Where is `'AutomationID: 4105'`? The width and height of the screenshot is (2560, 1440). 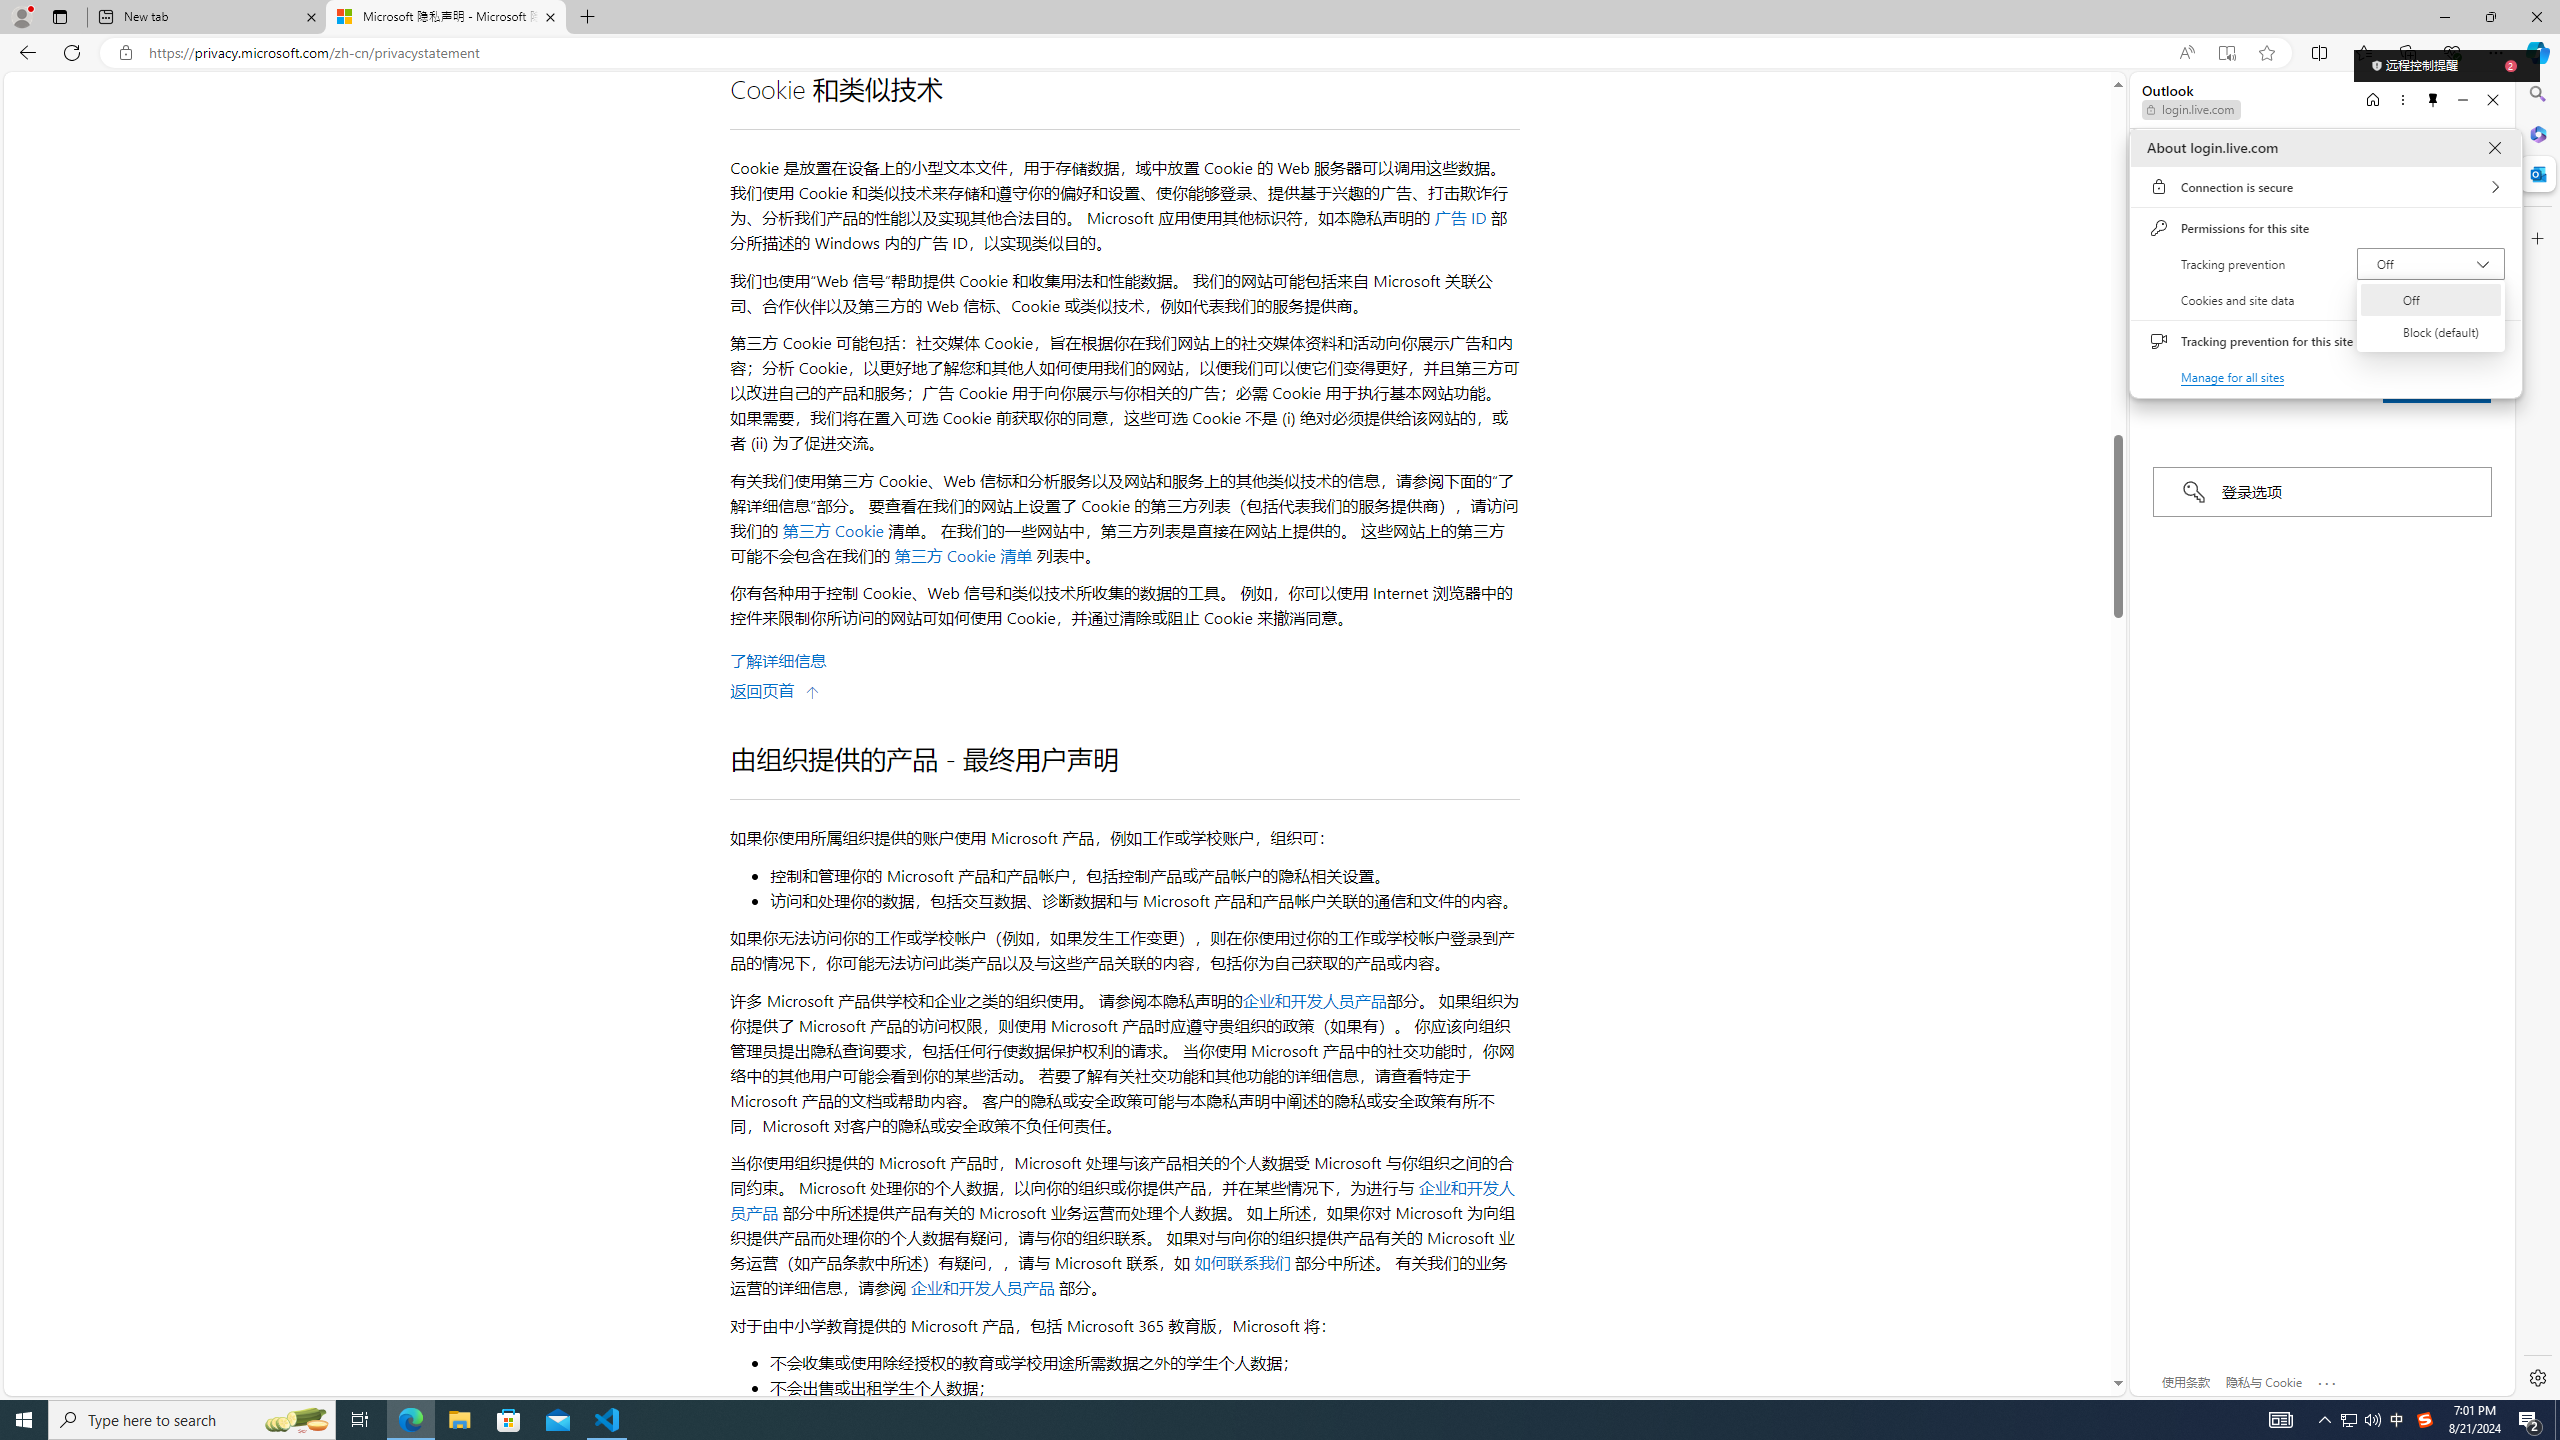
'AutomationID: 4105' is located at coordinates (2279, 1418).